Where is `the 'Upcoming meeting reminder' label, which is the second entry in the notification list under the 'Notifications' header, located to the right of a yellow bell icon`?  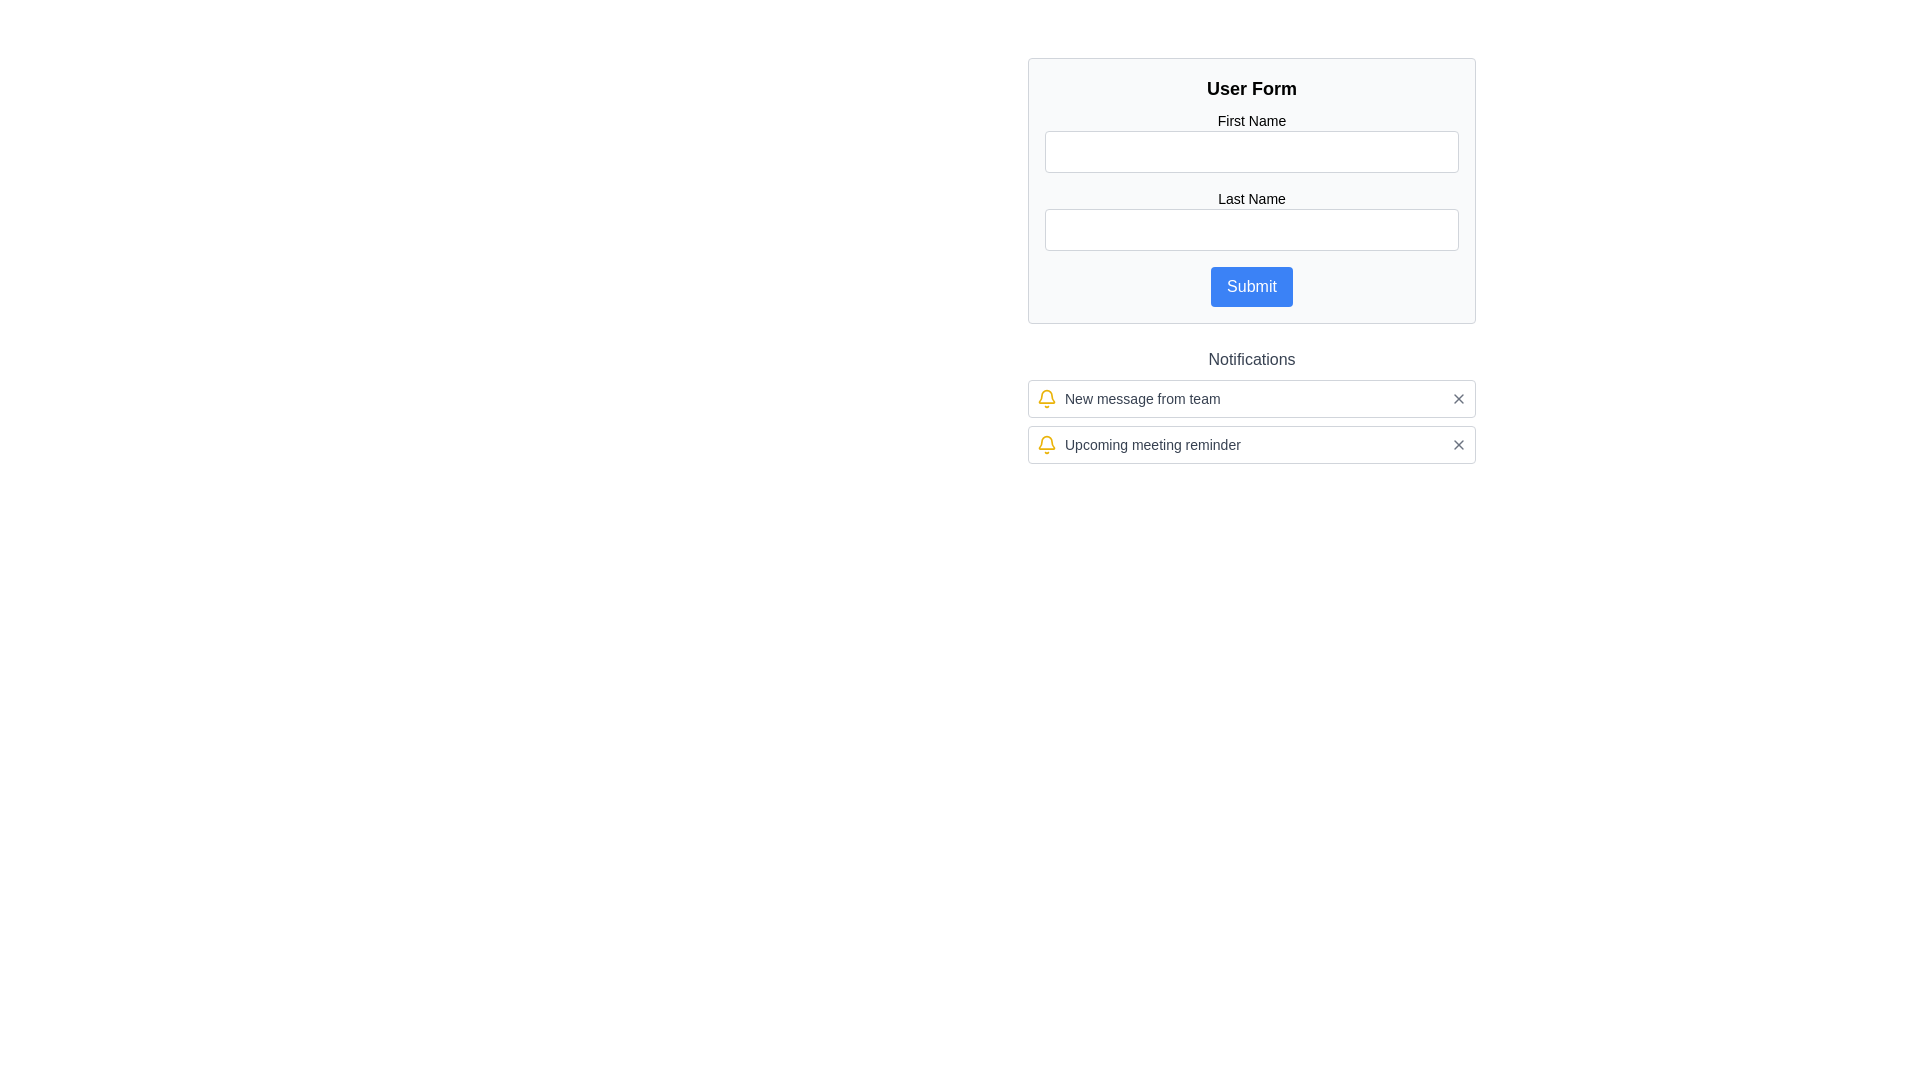 the 'Upcoming meeting reminder' label, which is the second entry in the notification list under the 'Notifications' header, located to the right of a yellow bell icon is located at coordinates (1152, 443).